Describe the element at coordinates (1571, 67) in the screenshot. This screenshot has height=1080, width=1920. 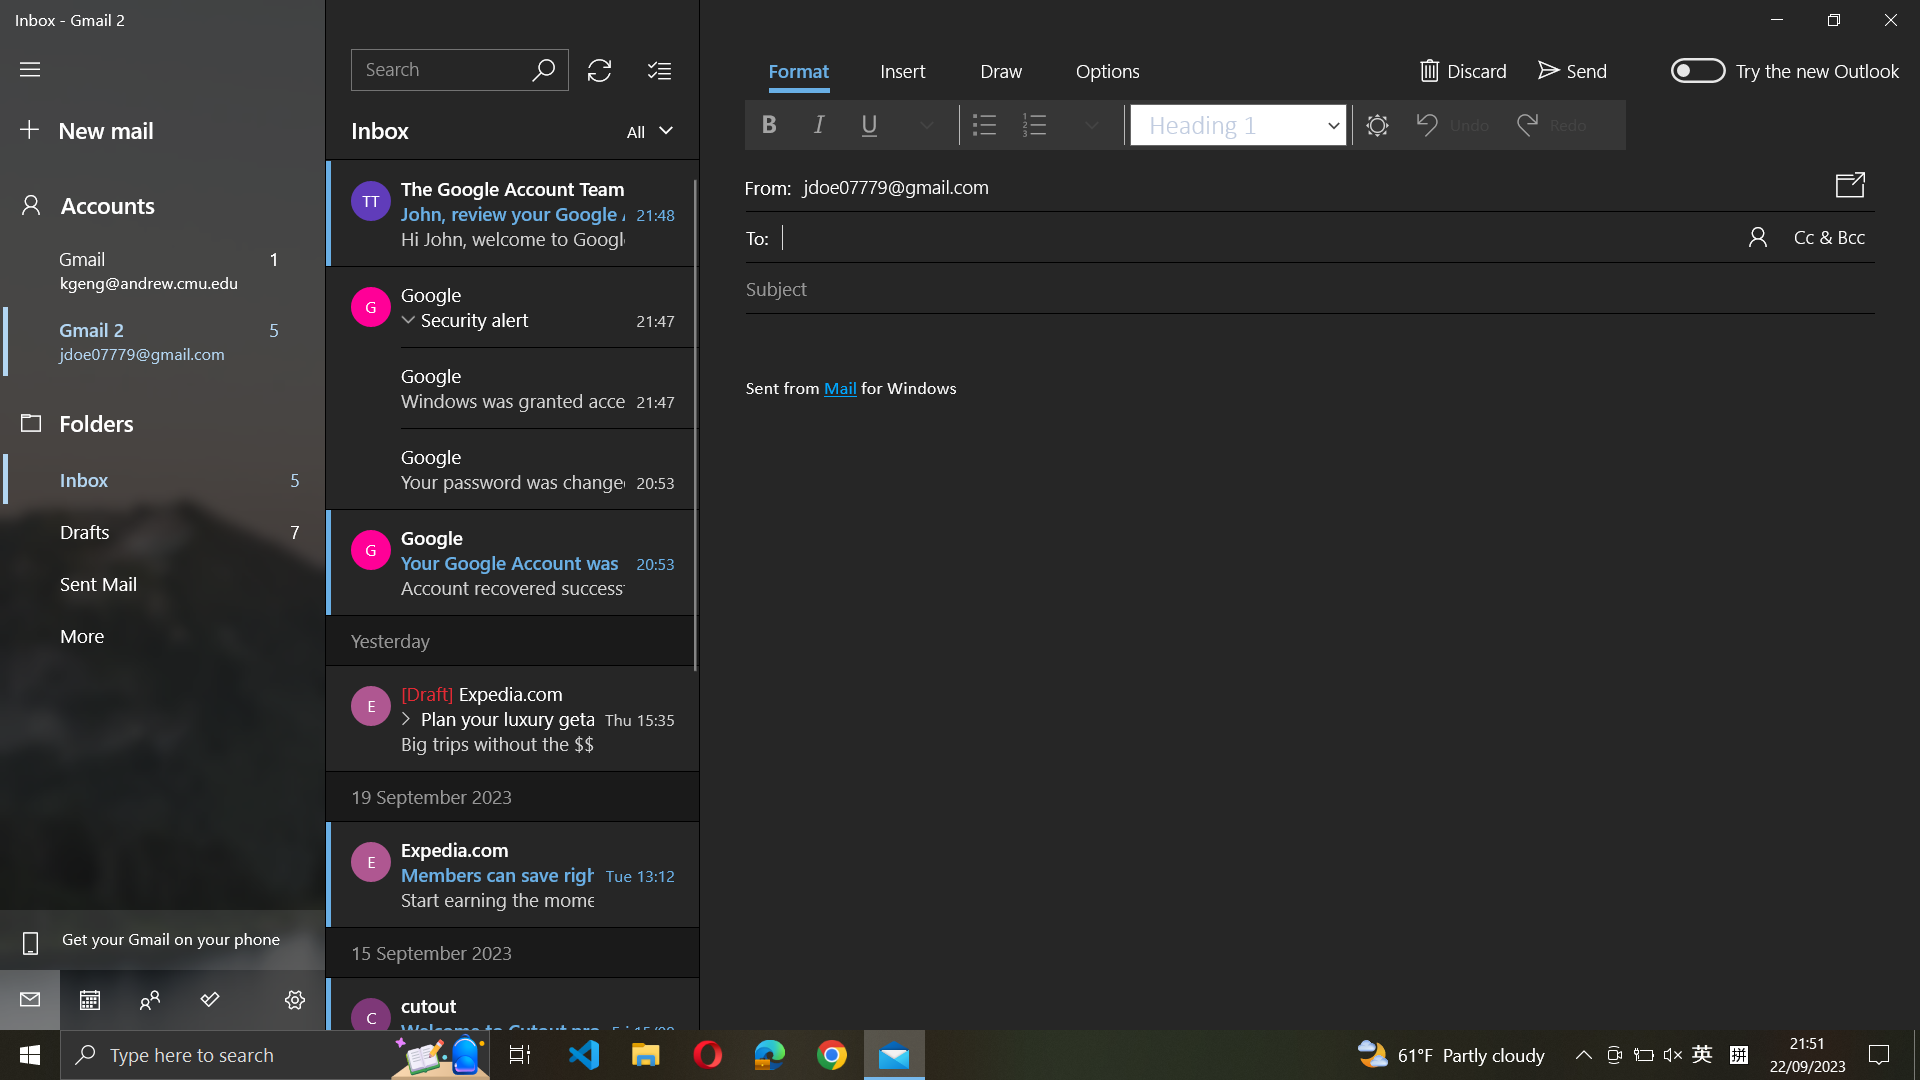
I see `Dispatch an email` at that location.